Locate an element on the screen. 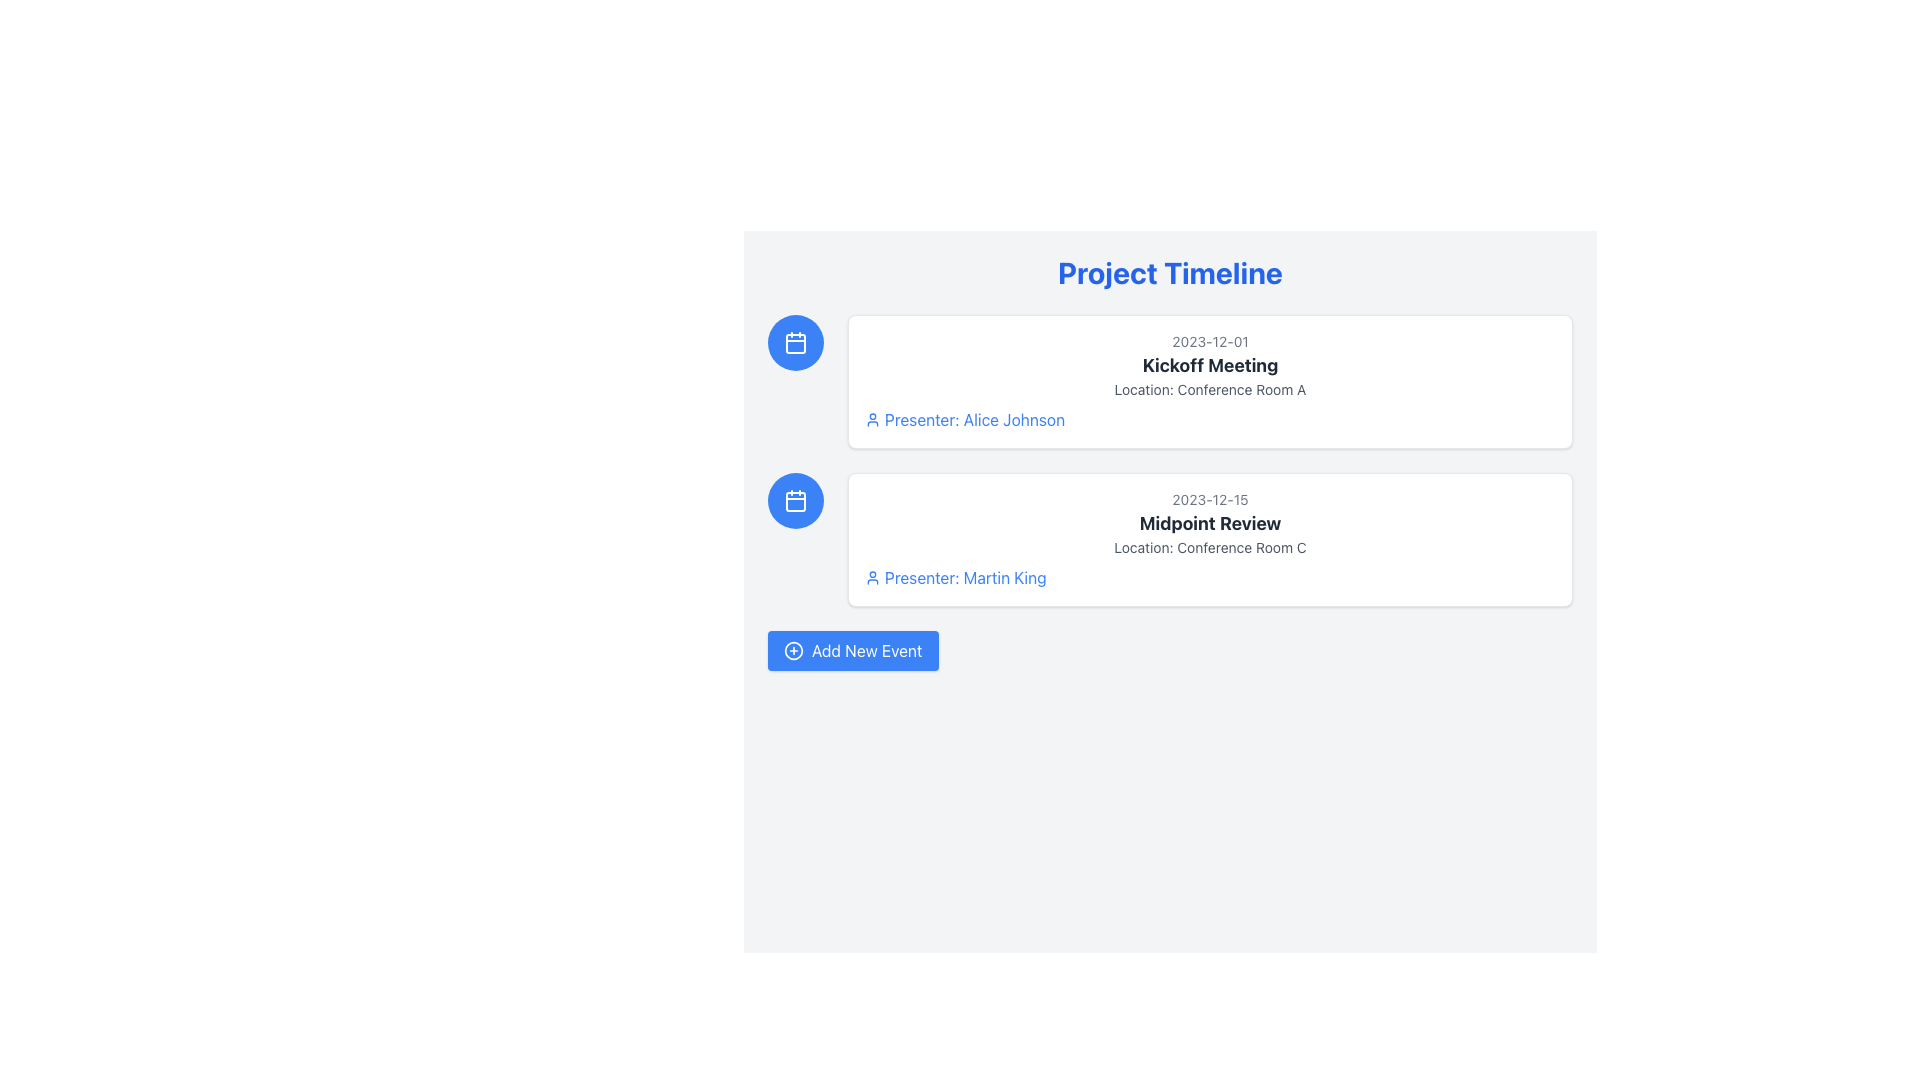  the user presenter icon located to the left of the text 'Presenter: Alice Johnson' in the timeline interface is located at coordinates (873, 419).